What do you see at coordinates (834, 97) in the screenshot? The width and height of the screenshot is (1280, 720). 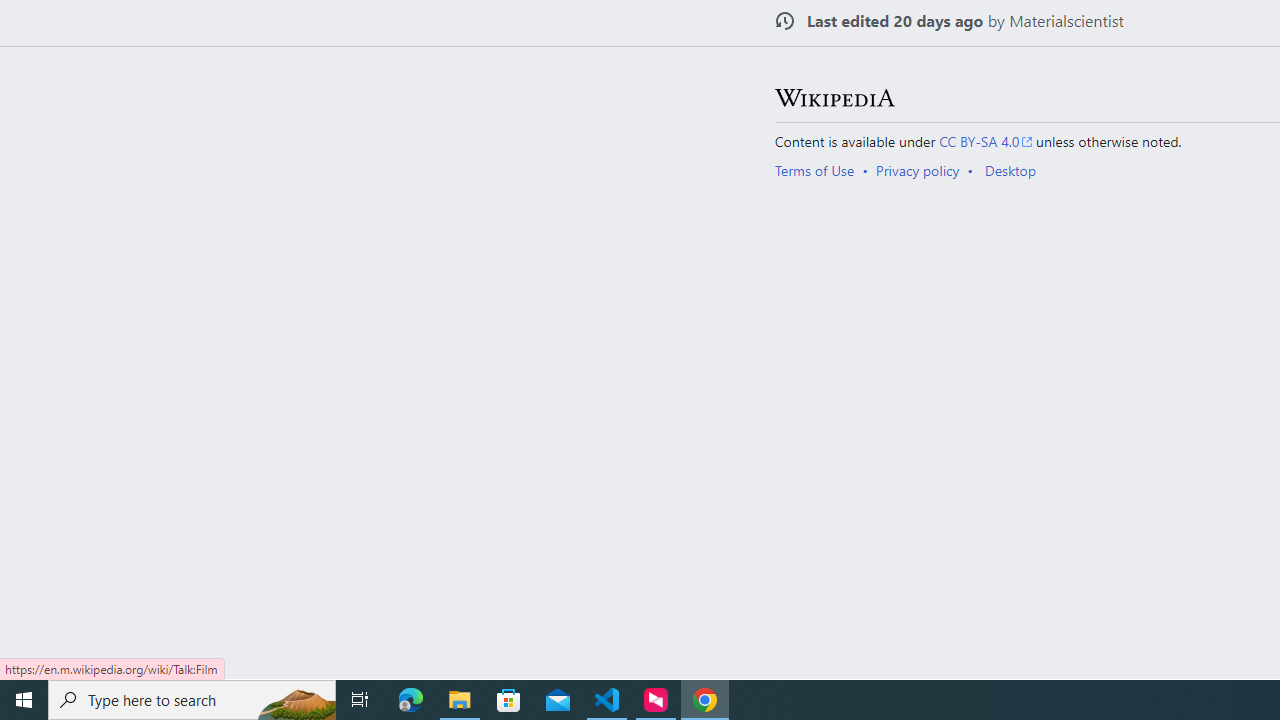 I see `'Wikipedia'` at bounding box center [834, 97].